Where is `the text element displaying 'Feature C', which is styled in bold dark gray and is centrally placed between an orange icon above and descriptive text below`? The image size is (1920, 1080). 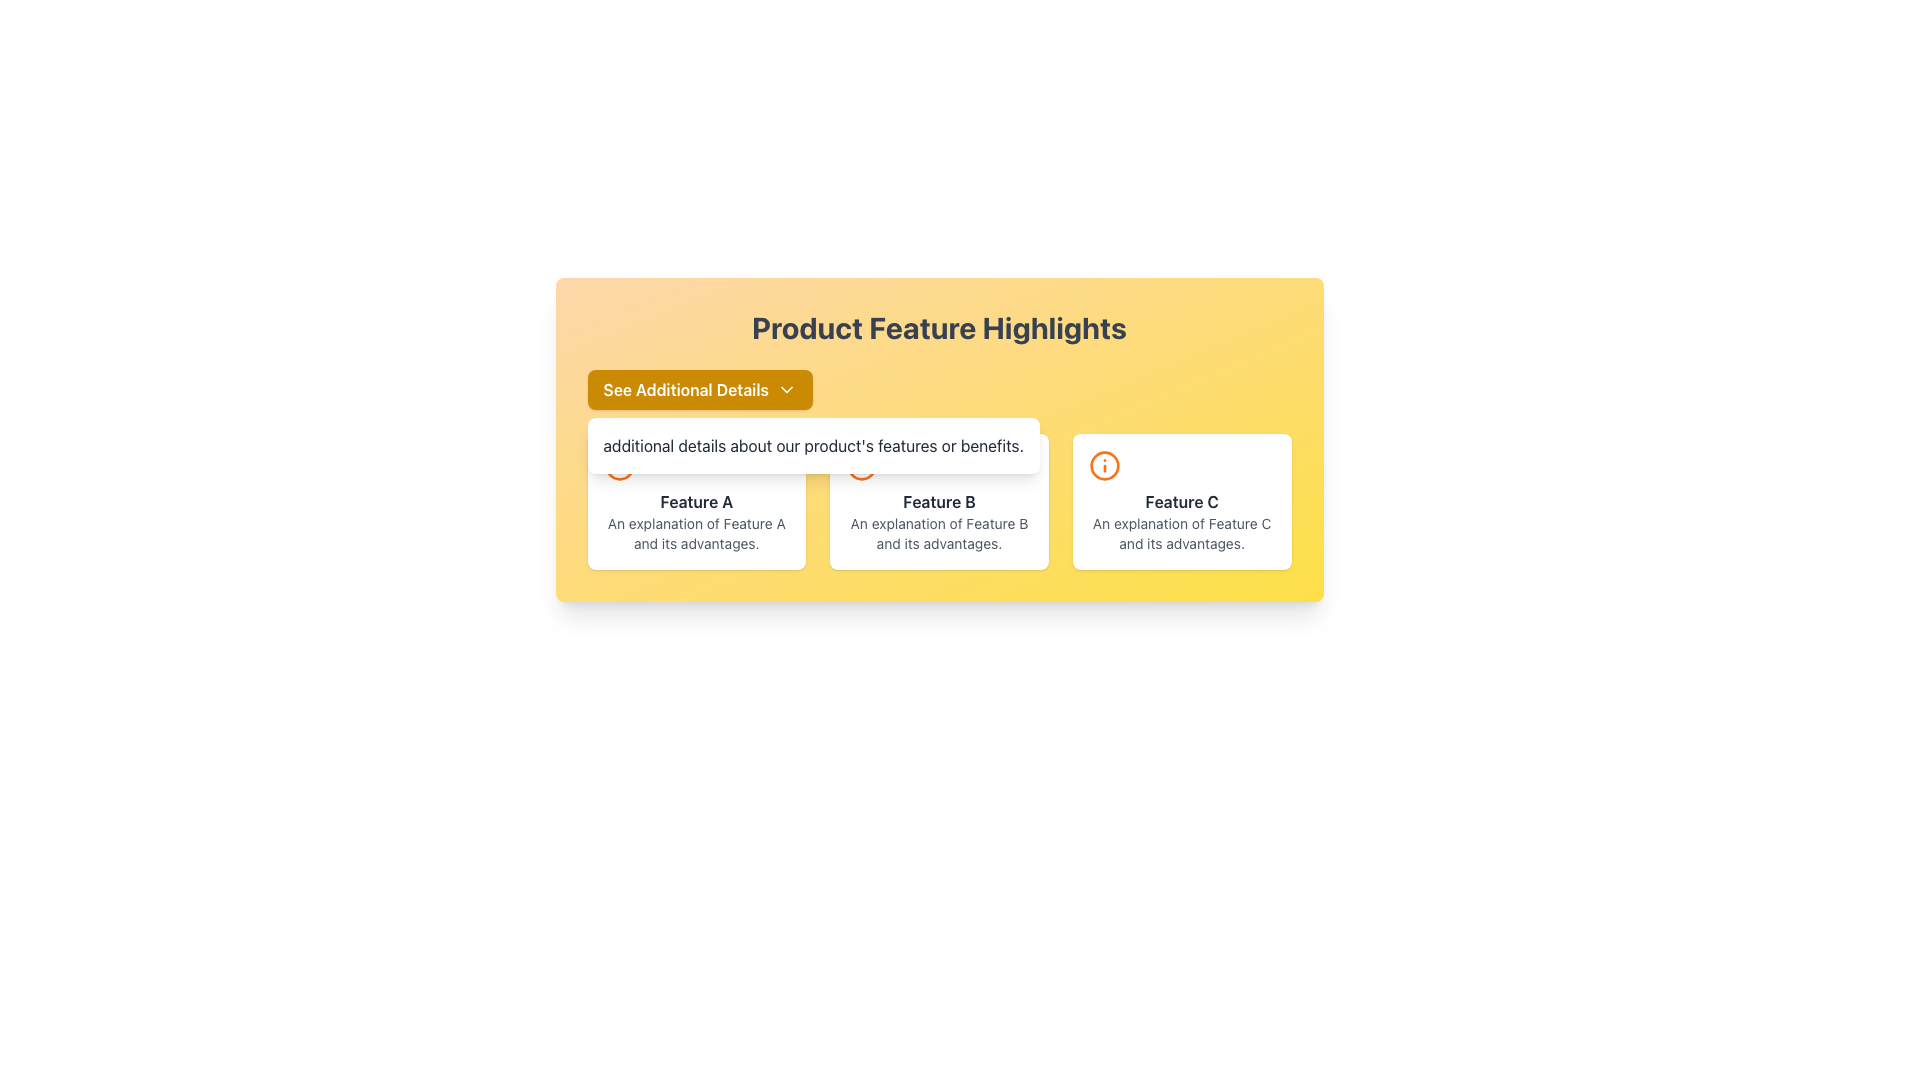
the text element displaying 'Feature C', which is styled in bold dark gray and is centrally placed between an orange icon above and descriptive text below is located at coordinates (1182, 500).